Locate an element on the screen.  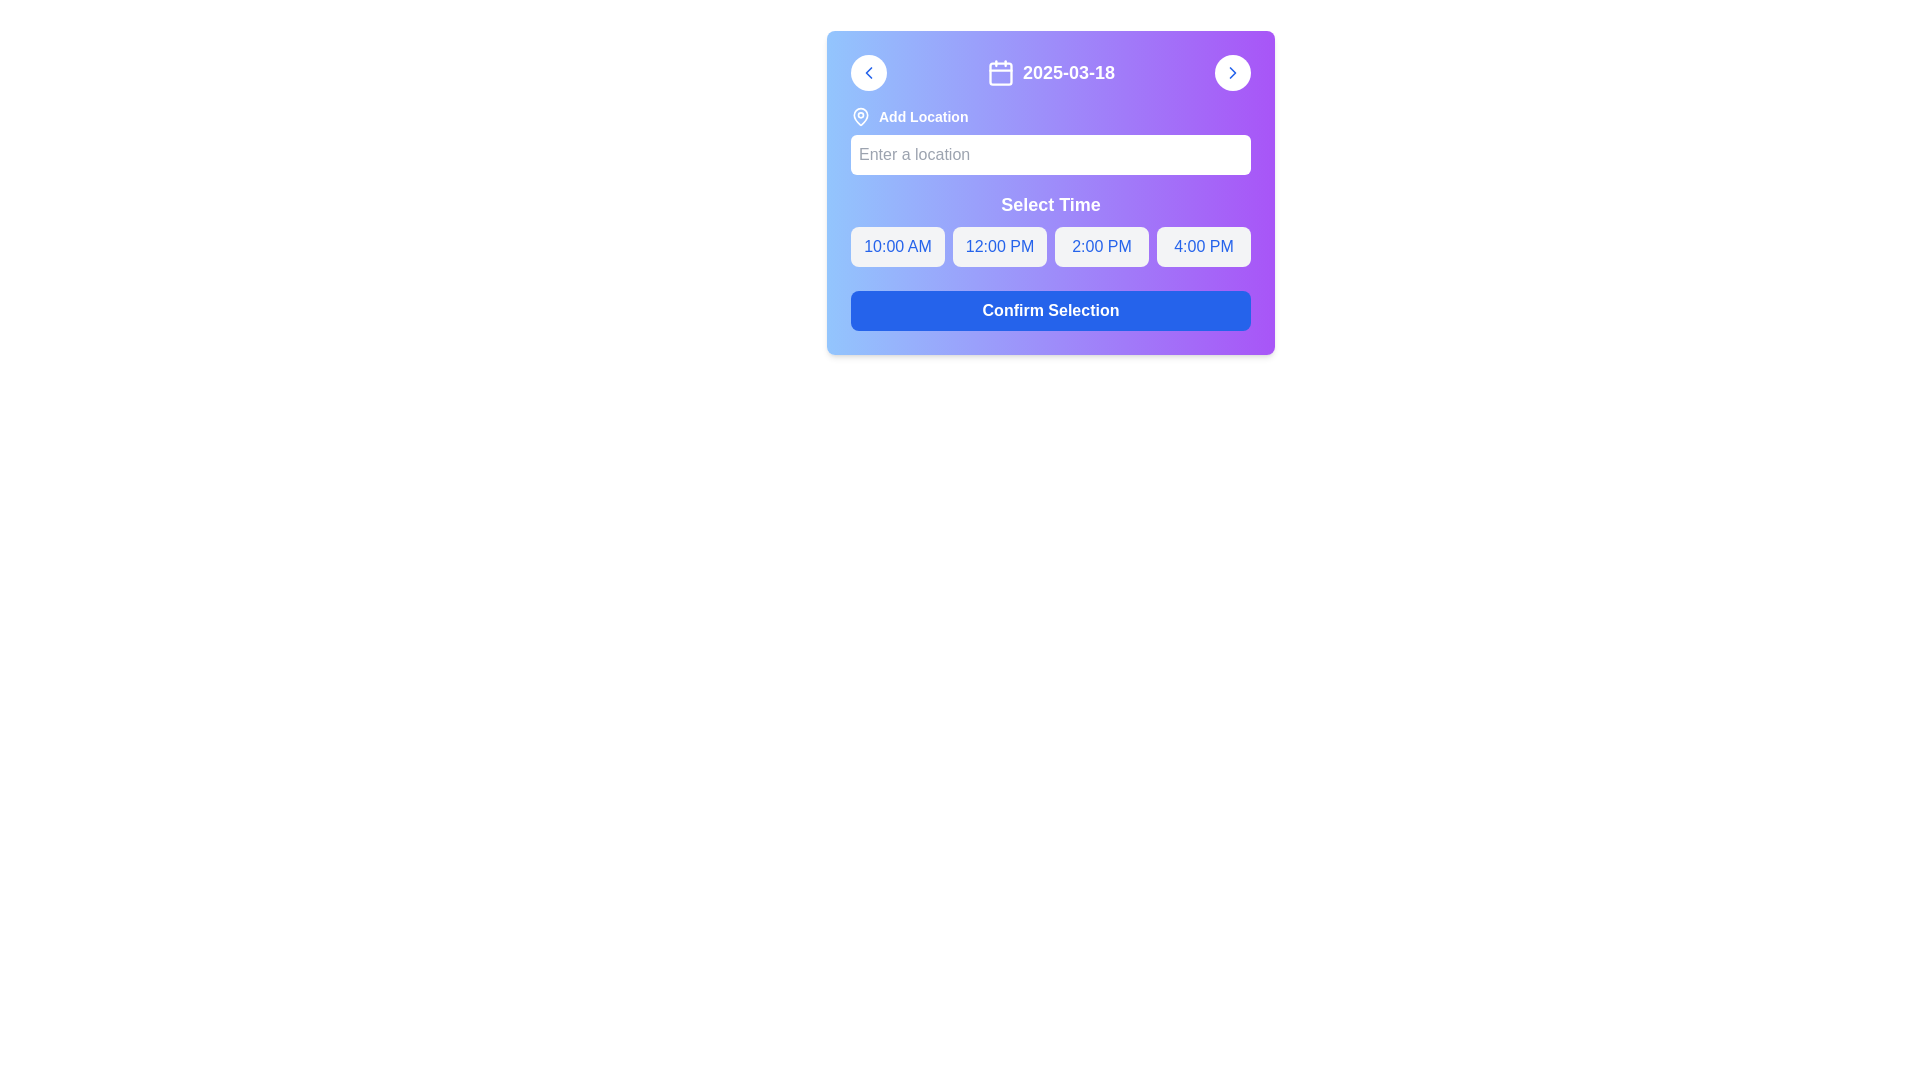
the bold date text label '2025-03-18', which is prominently displayed in the upper center of the interface, next to a calendar icon is located at coordinates (1068, 72).